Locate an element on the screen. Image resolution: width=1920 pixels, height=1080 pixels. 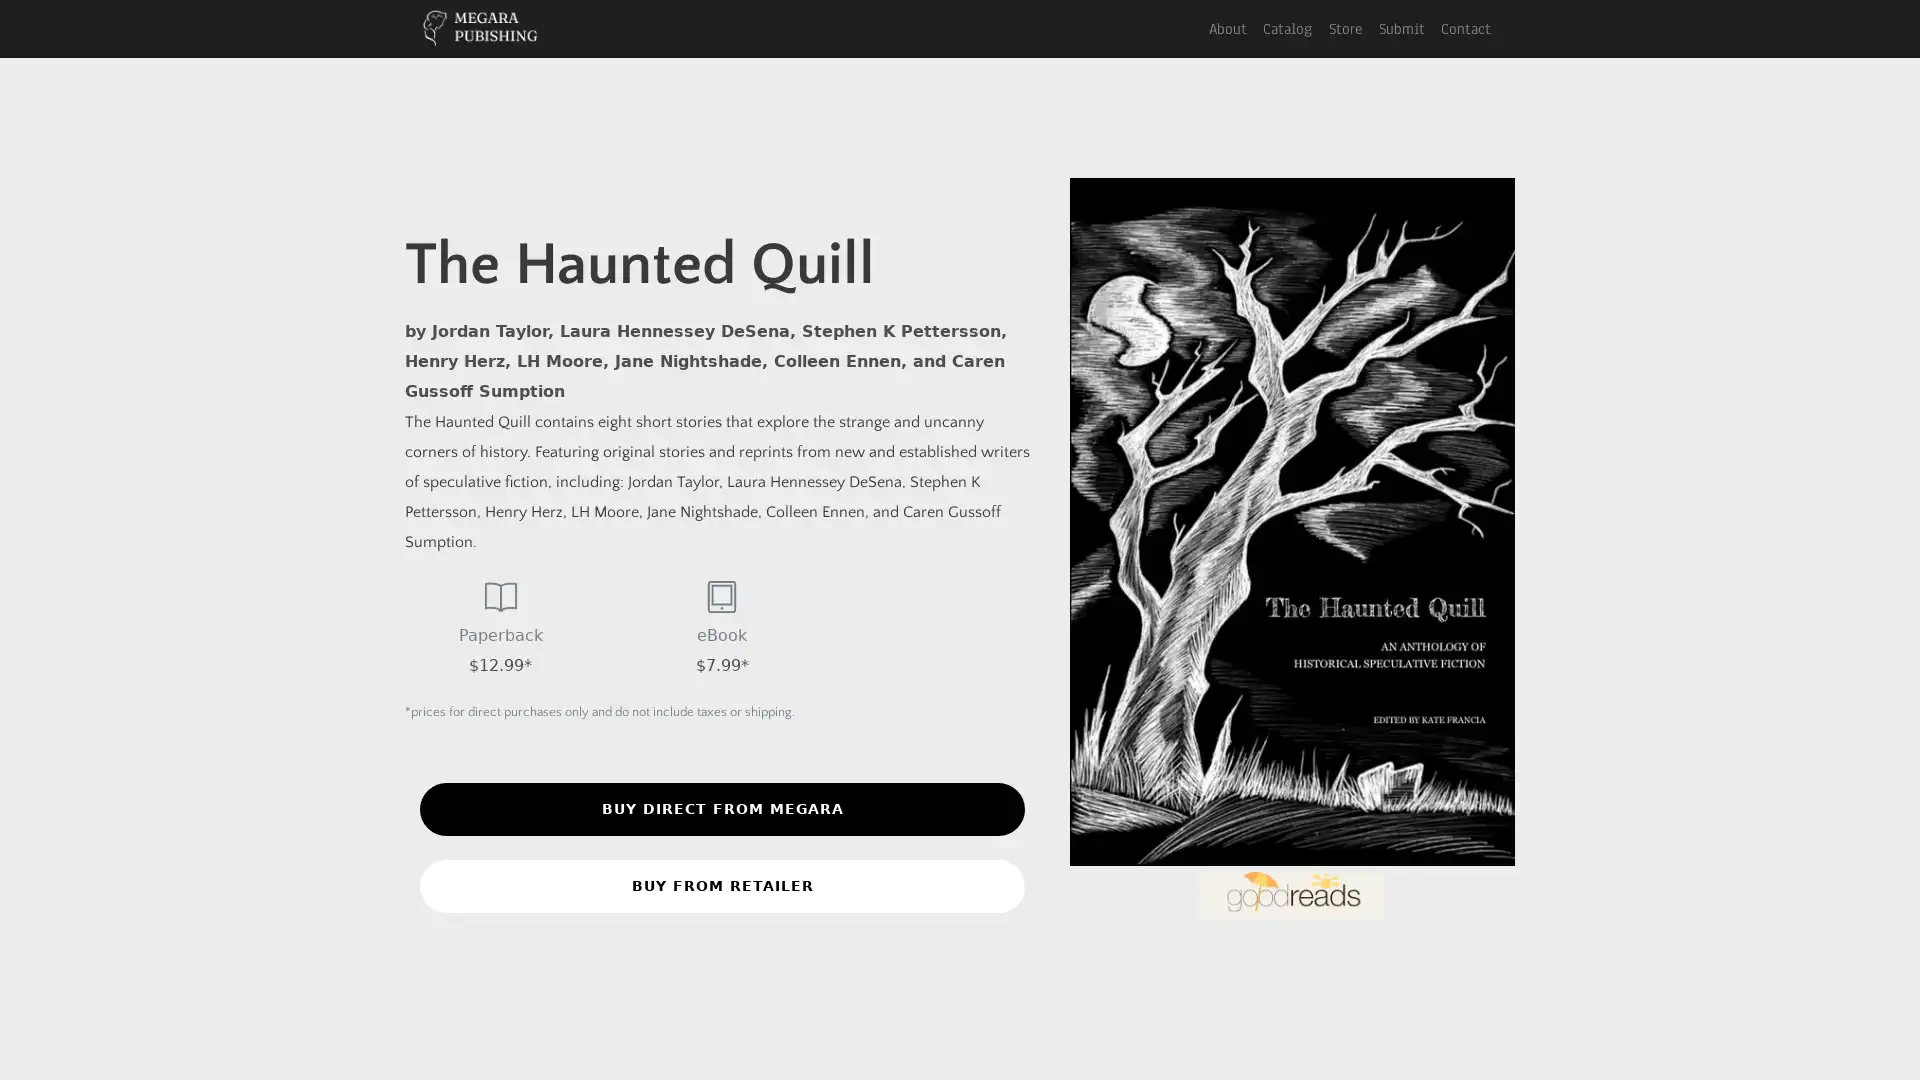
Join Us is located at coordinates (958, 296).